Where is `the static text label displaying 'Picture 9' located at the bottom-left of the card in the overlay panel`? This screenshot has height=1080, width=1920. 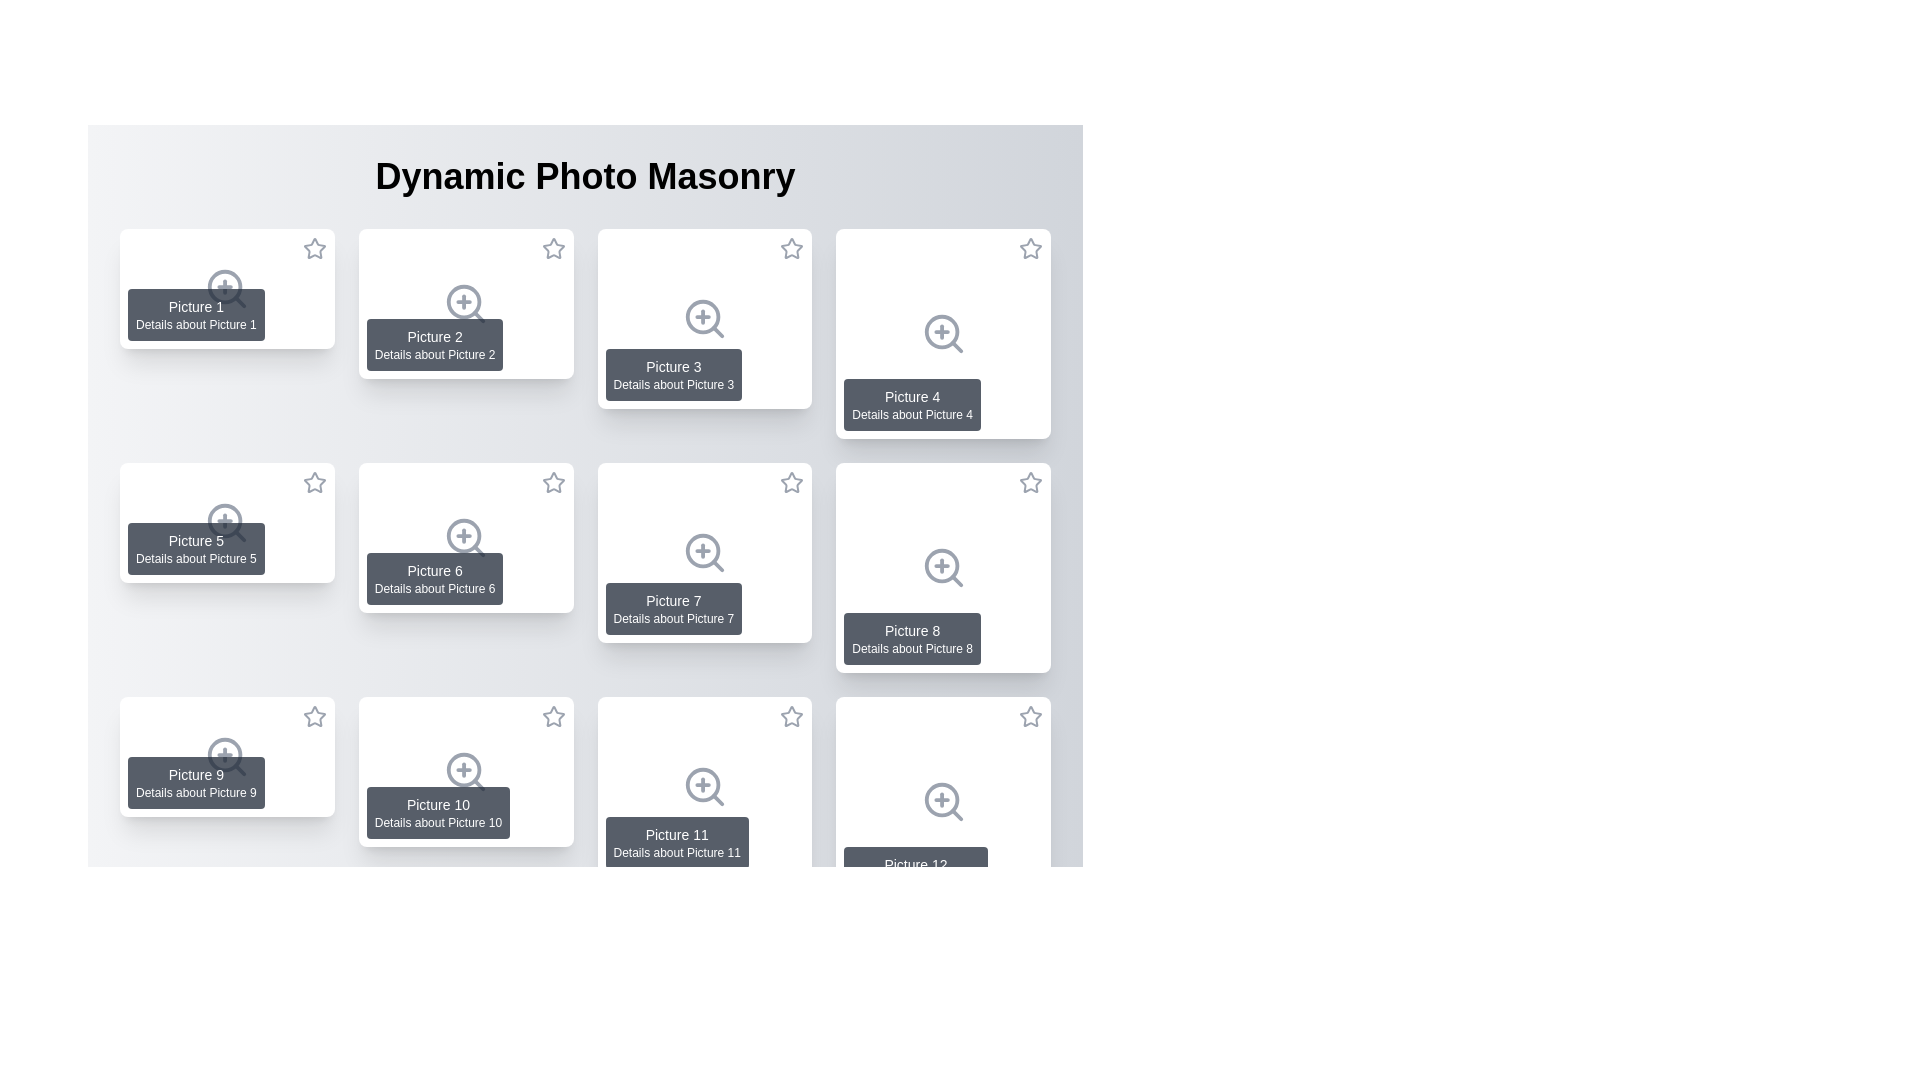 the static text label displaying 'Picture 9' located at the bottom-left of the card in the overlay panel is located at coordinates (196, 774).